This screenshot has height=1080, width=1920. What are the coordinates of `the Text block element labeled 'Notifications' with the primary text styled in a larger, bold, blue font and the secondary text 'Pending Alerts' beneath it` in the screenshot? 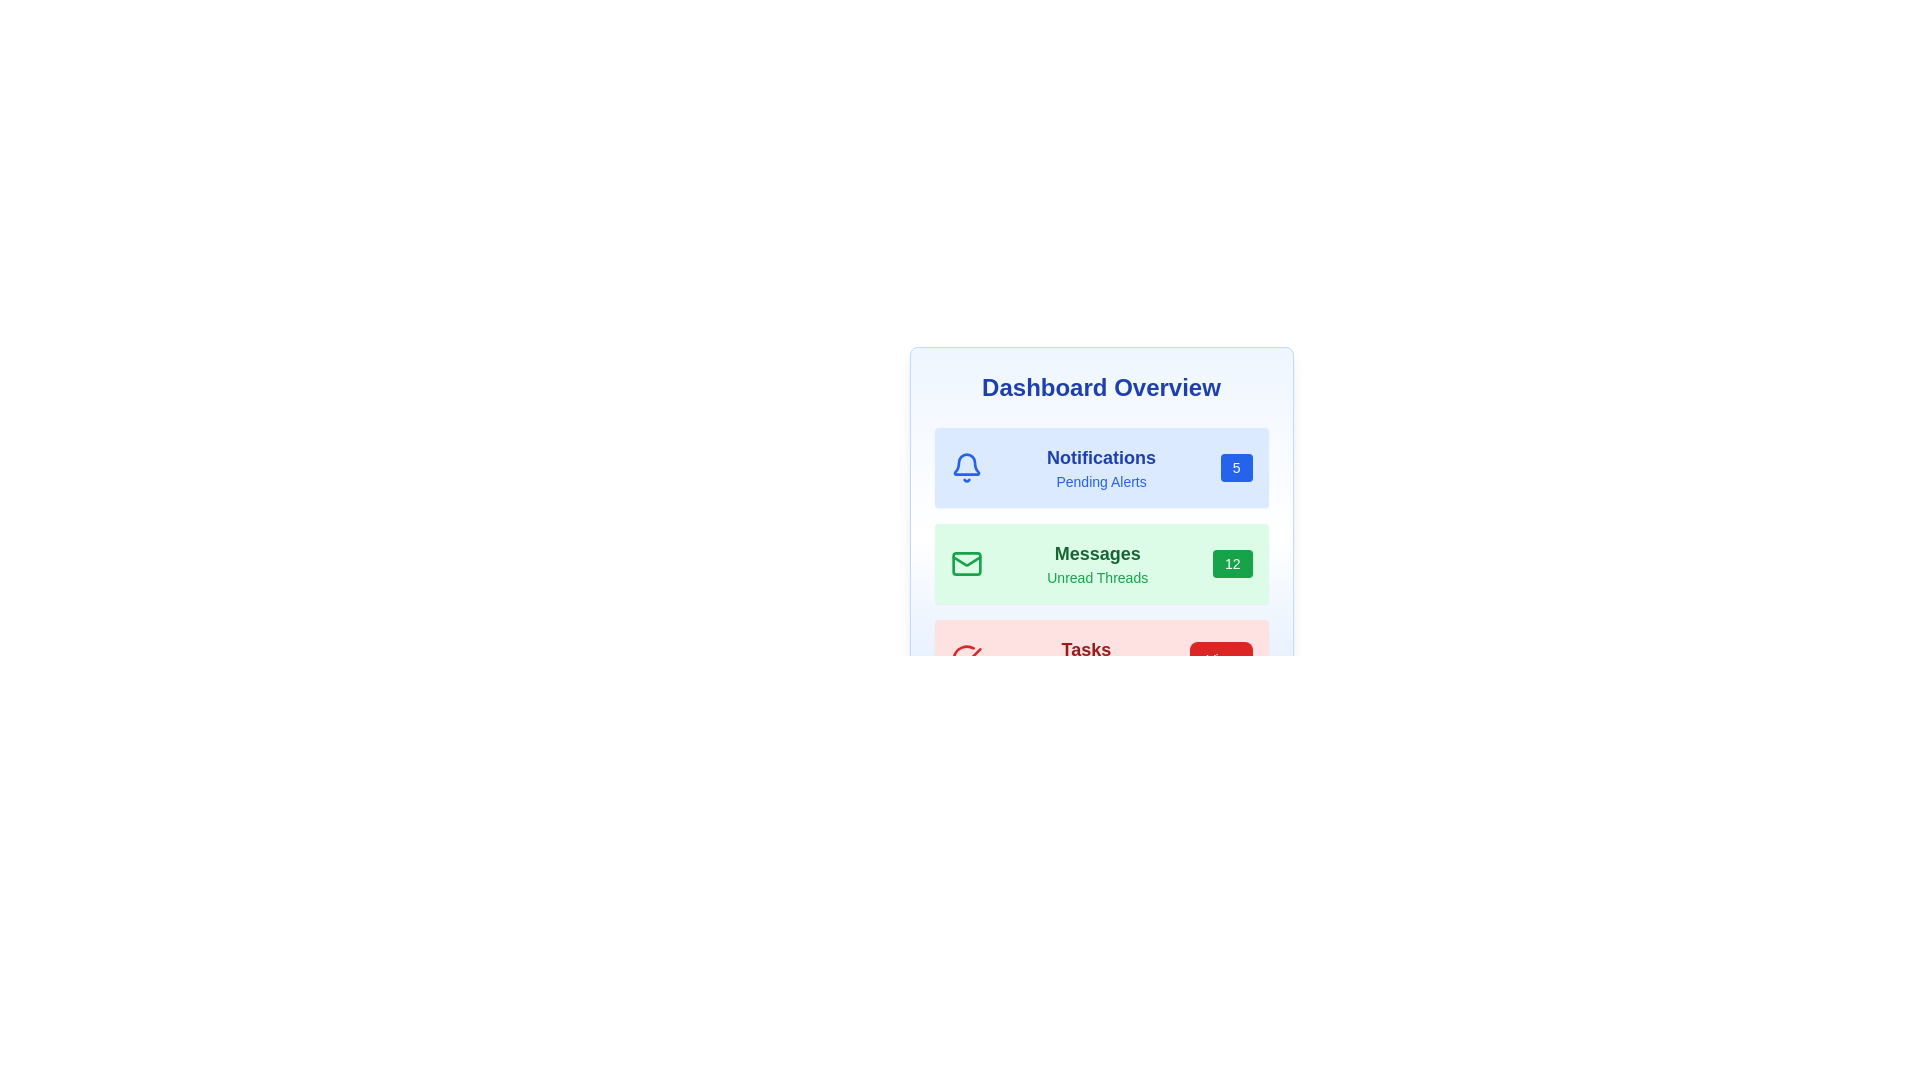 It's located at (1100, 467).